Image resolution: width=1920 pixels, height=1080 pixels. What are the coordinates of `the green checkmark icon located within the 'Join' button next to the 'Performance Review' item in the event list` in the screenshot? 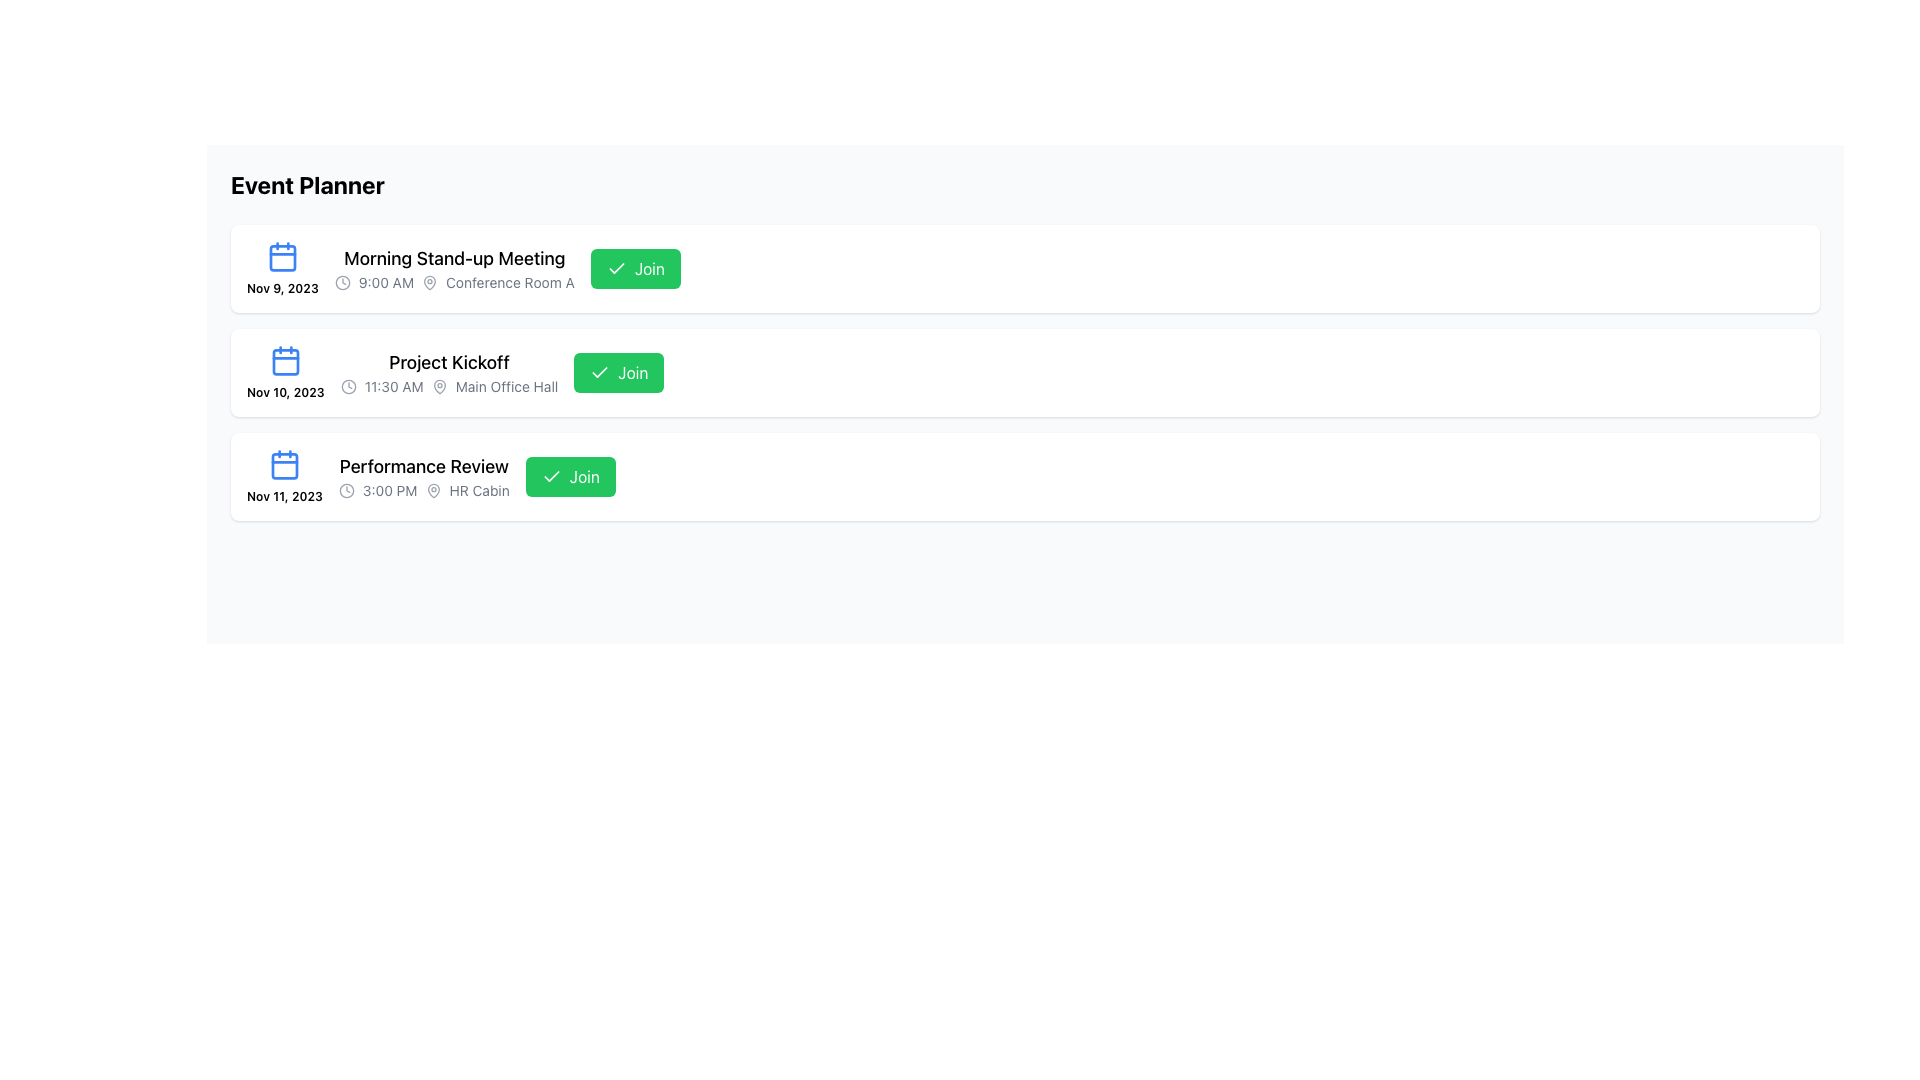 It's located at (551, 477).